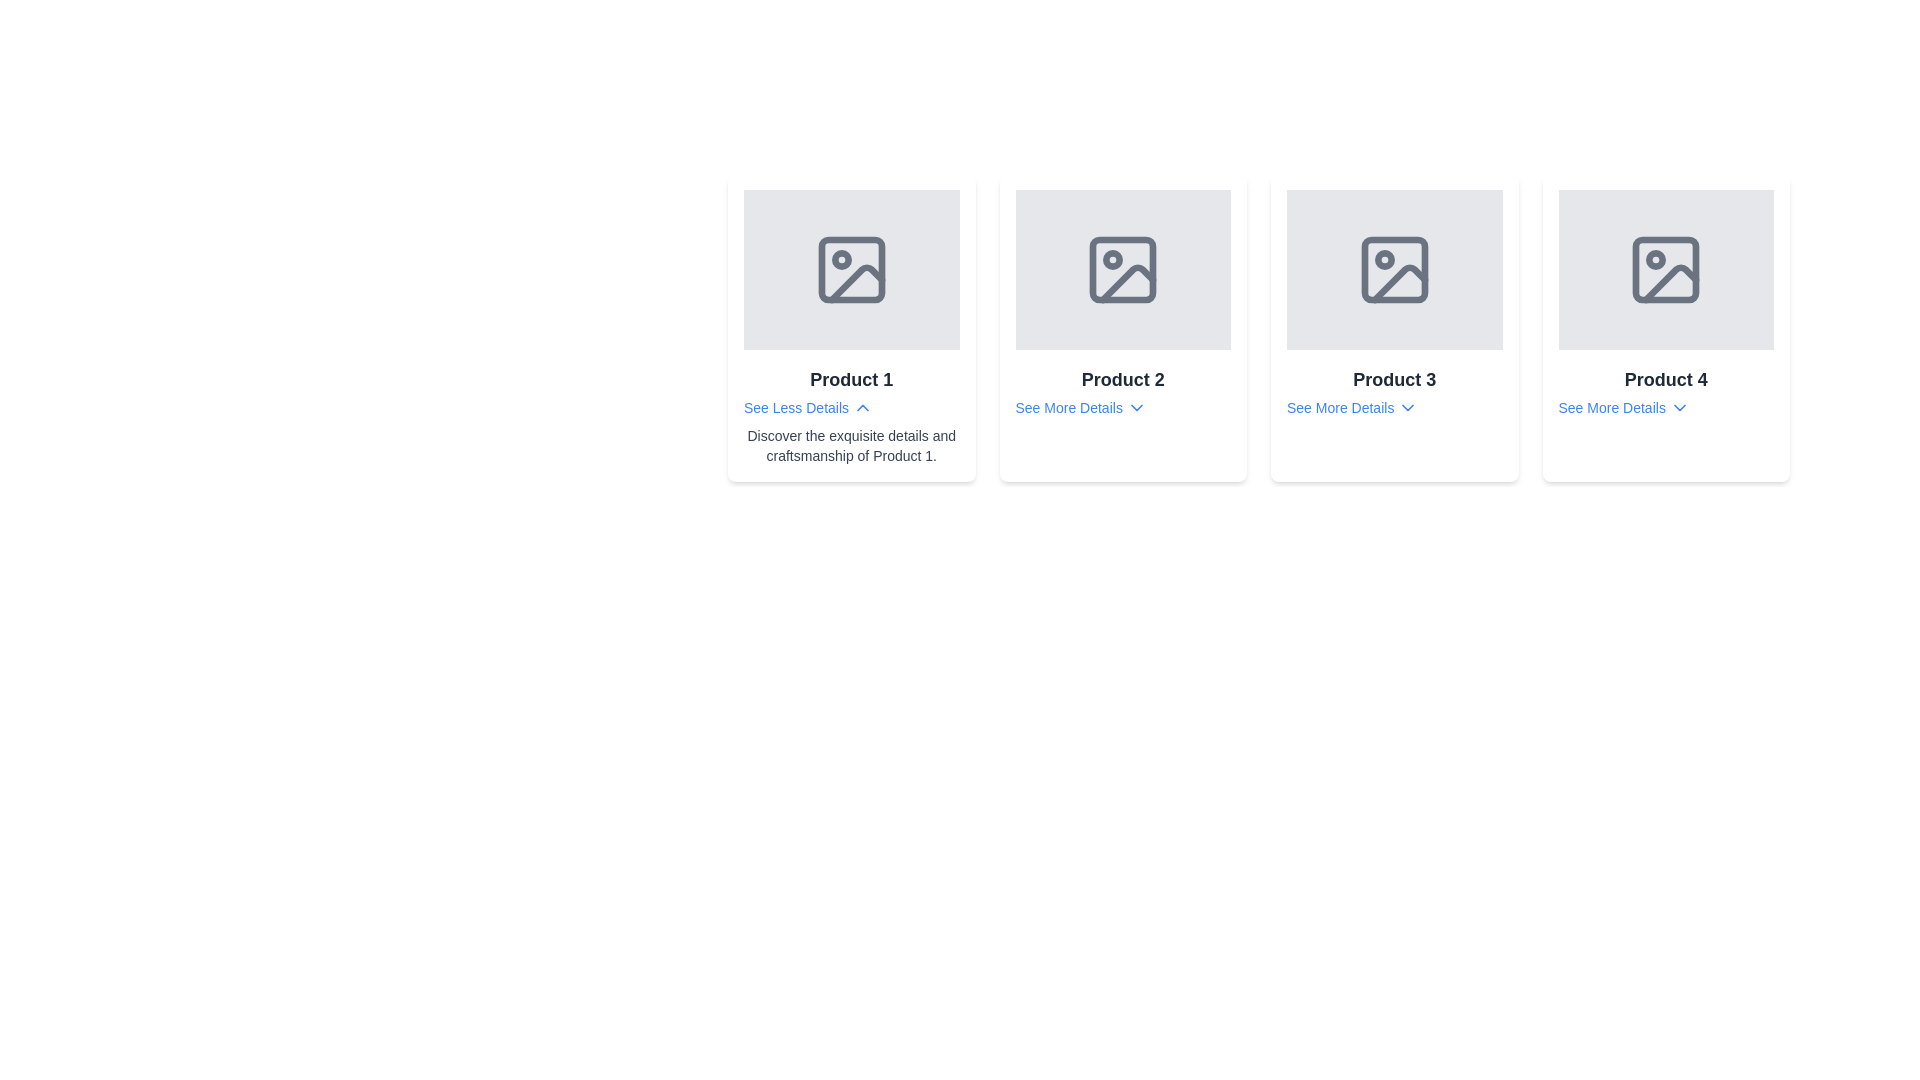  I want to click on the chevron icon located to the right of the 'See More Details' text in the 'Product 2' card, so click(1136, 407).